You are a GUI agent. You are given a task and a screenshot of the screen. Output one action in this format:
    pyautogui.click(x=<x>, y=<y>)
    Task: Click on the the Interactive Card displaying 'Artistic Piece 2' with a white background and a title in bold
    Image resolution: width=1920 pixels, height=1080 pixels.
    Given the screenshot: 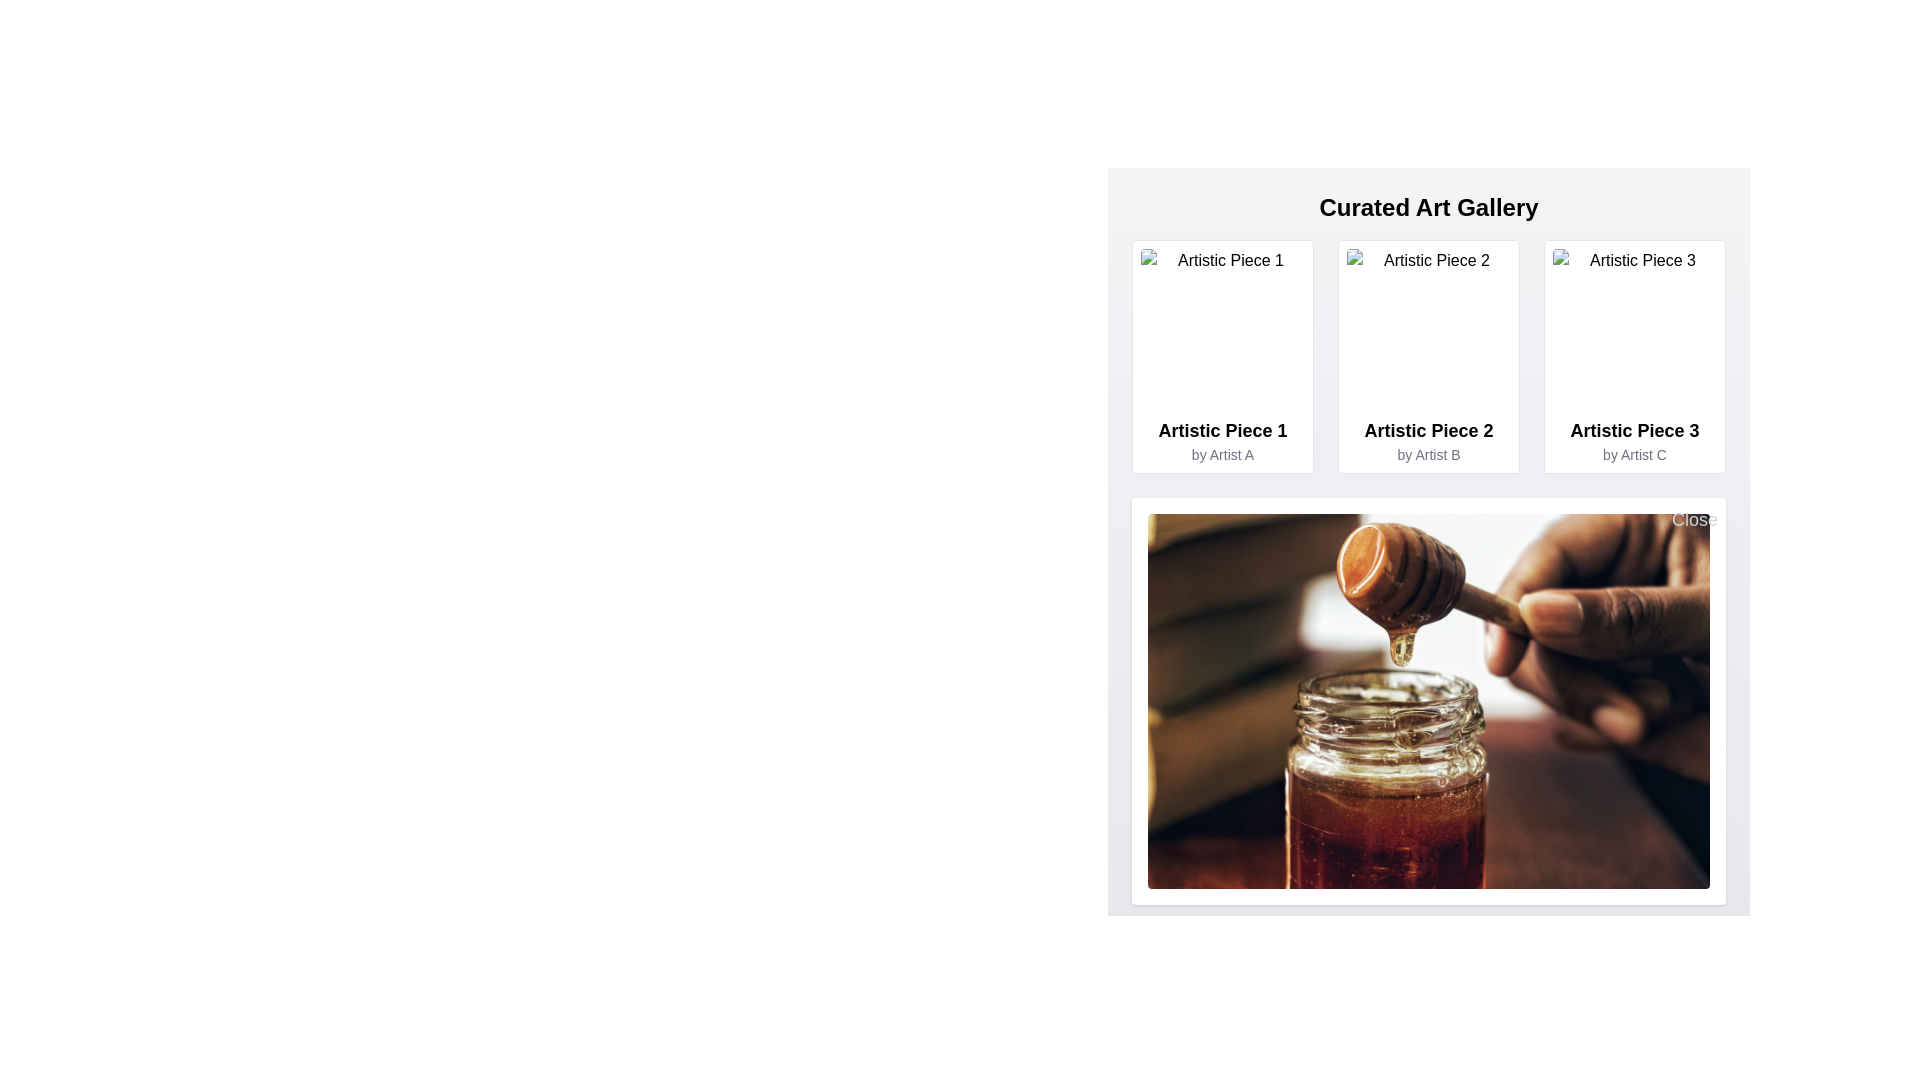 What is the action you would take?
    pyautogui.click(x=1428, y=356)
    